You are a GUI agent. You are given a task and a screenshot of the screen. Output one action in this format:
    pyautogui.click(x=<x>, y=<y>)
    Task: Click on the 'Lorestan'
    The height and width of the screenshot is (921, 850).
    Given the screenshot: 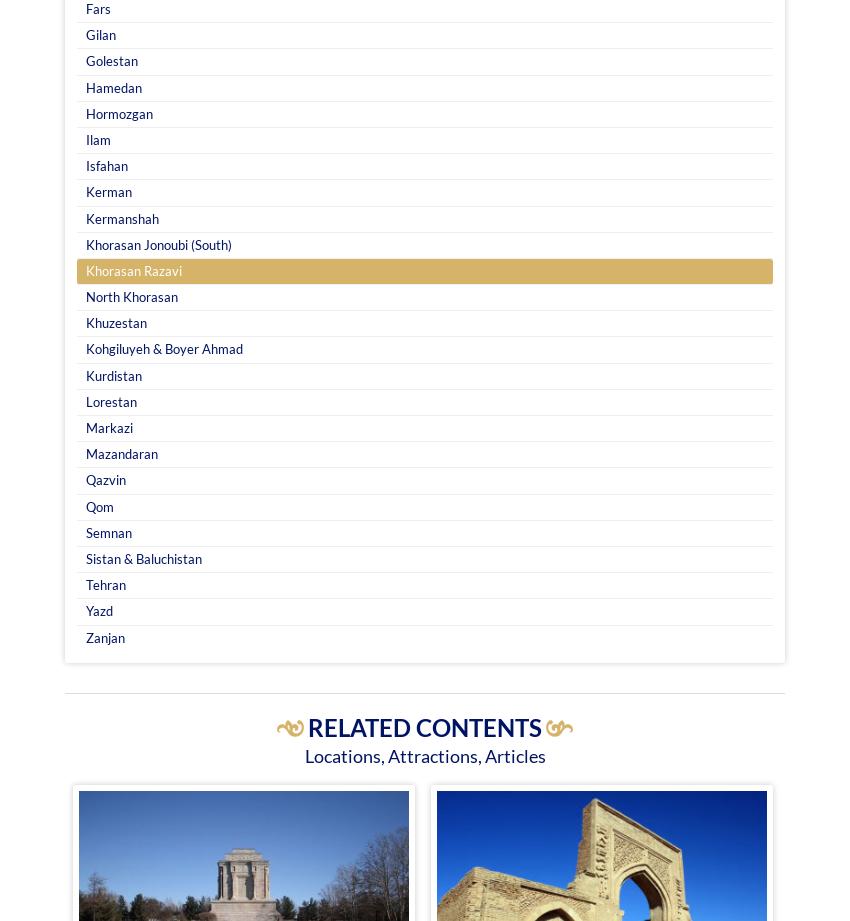 What is the action you would take?
    pyautogui.click(x=85, y=401)
    